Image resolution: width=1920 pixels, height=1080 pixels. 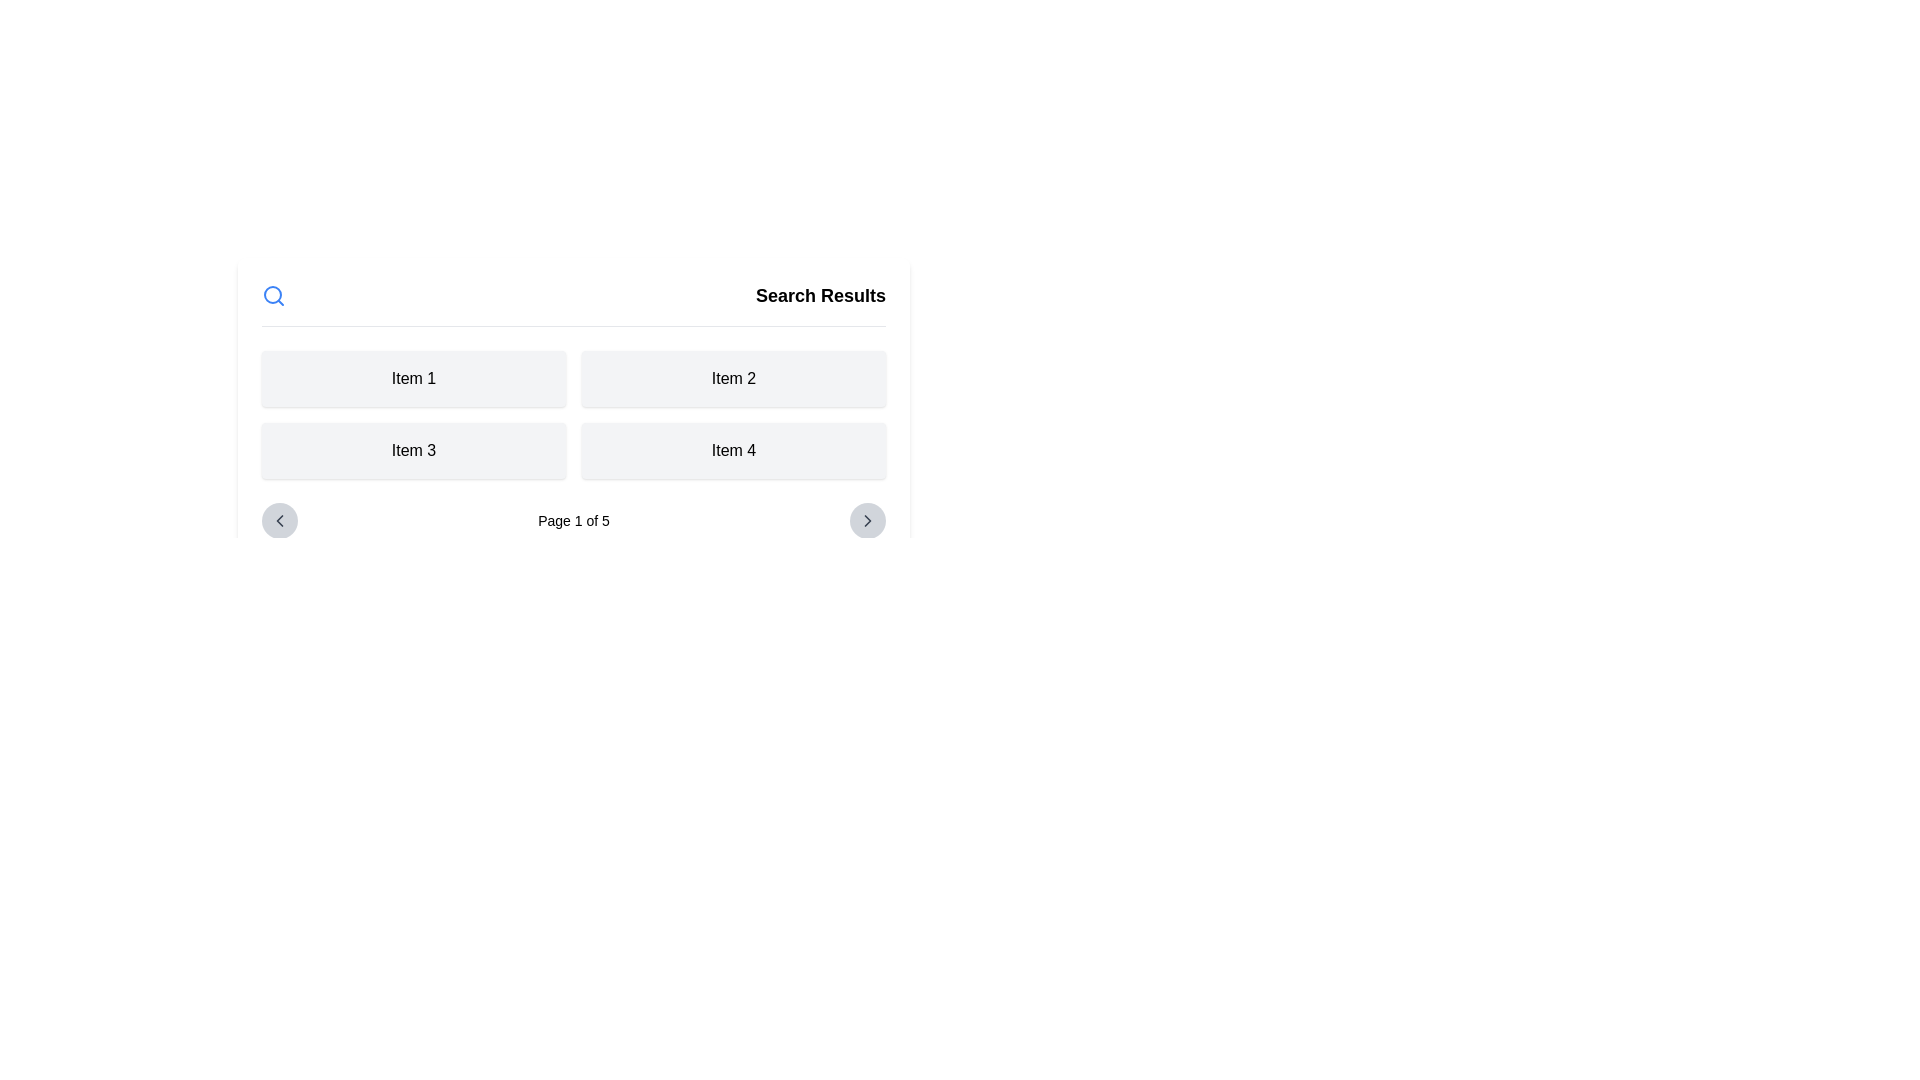 What do you see at coordinates (868, 519) in the screenshot?
I see `the next-page button, which is a circular button with a gray background and a right-pointing arrow, located in the lower right corner of the interface` at bounding box center [868, 519].